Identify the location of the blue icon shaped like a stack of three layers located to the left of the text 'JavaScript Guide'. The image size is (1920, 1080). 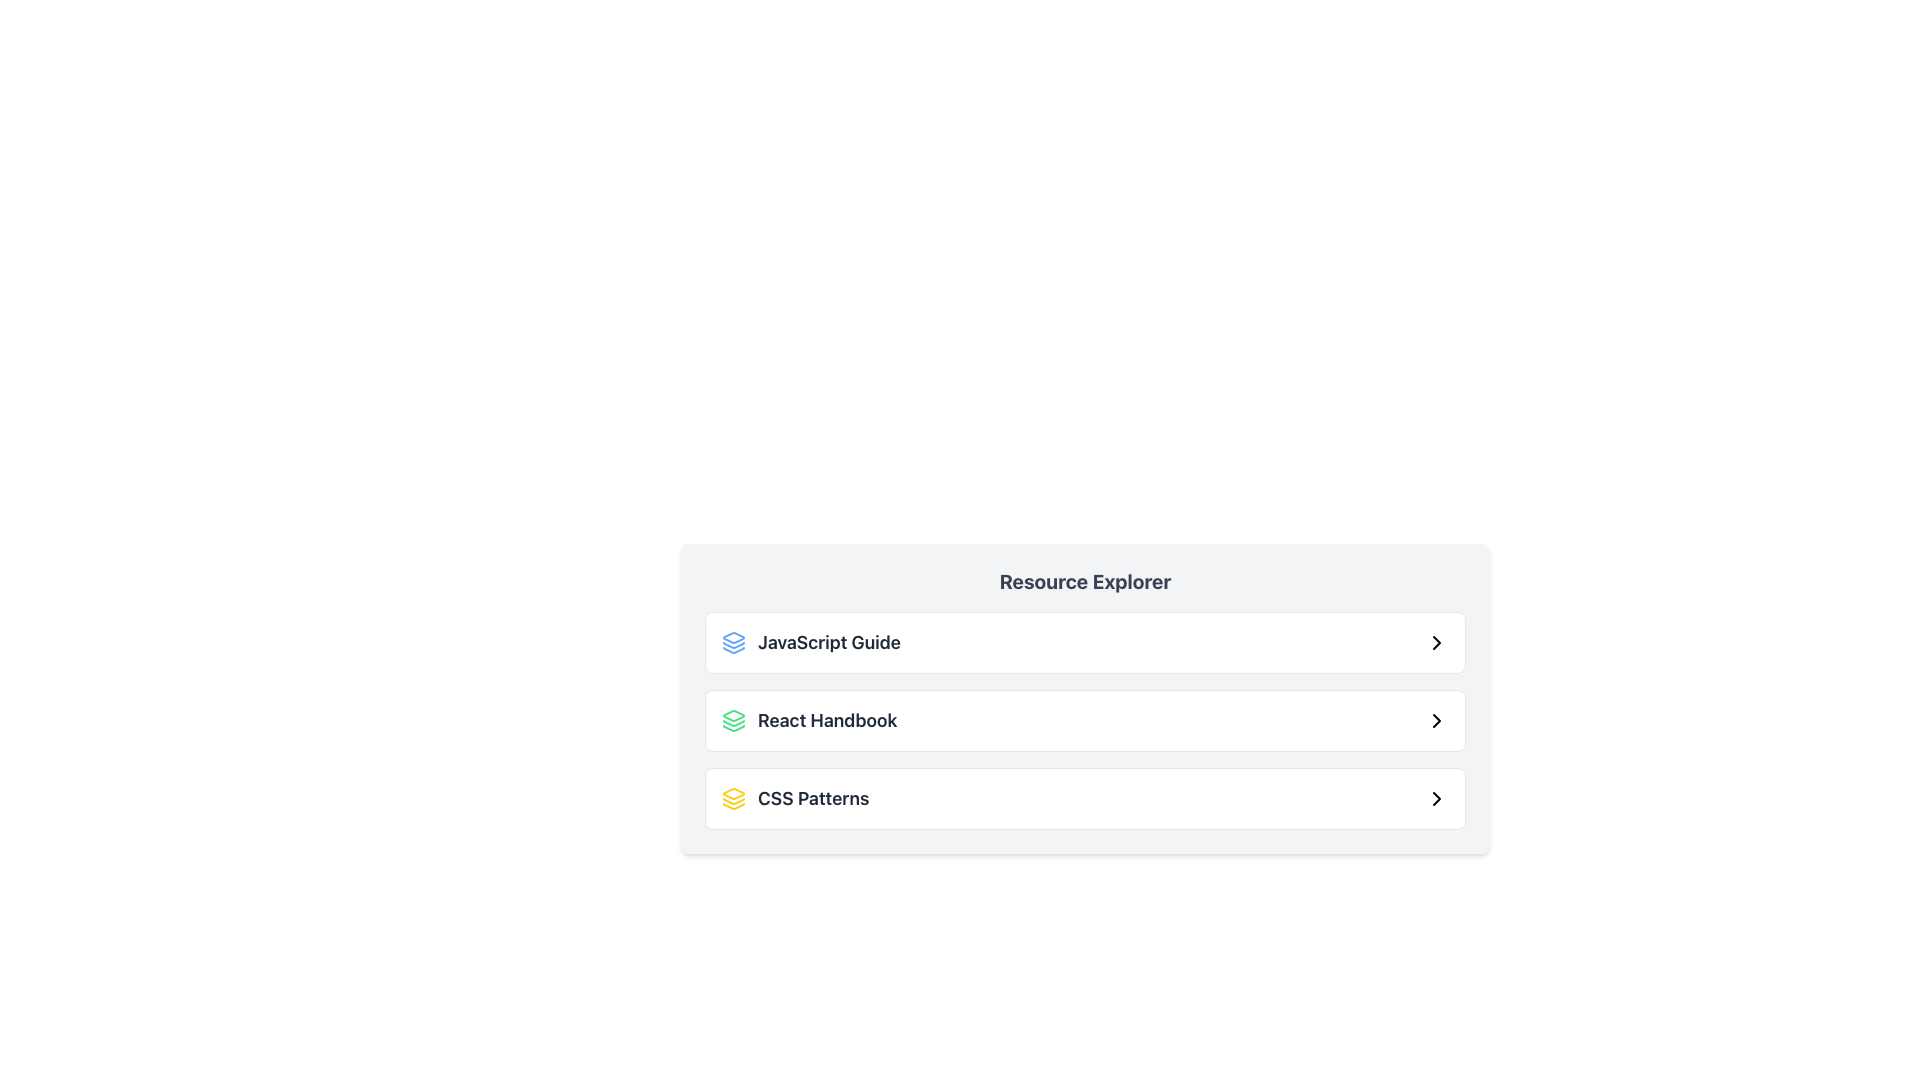
(733, 643).